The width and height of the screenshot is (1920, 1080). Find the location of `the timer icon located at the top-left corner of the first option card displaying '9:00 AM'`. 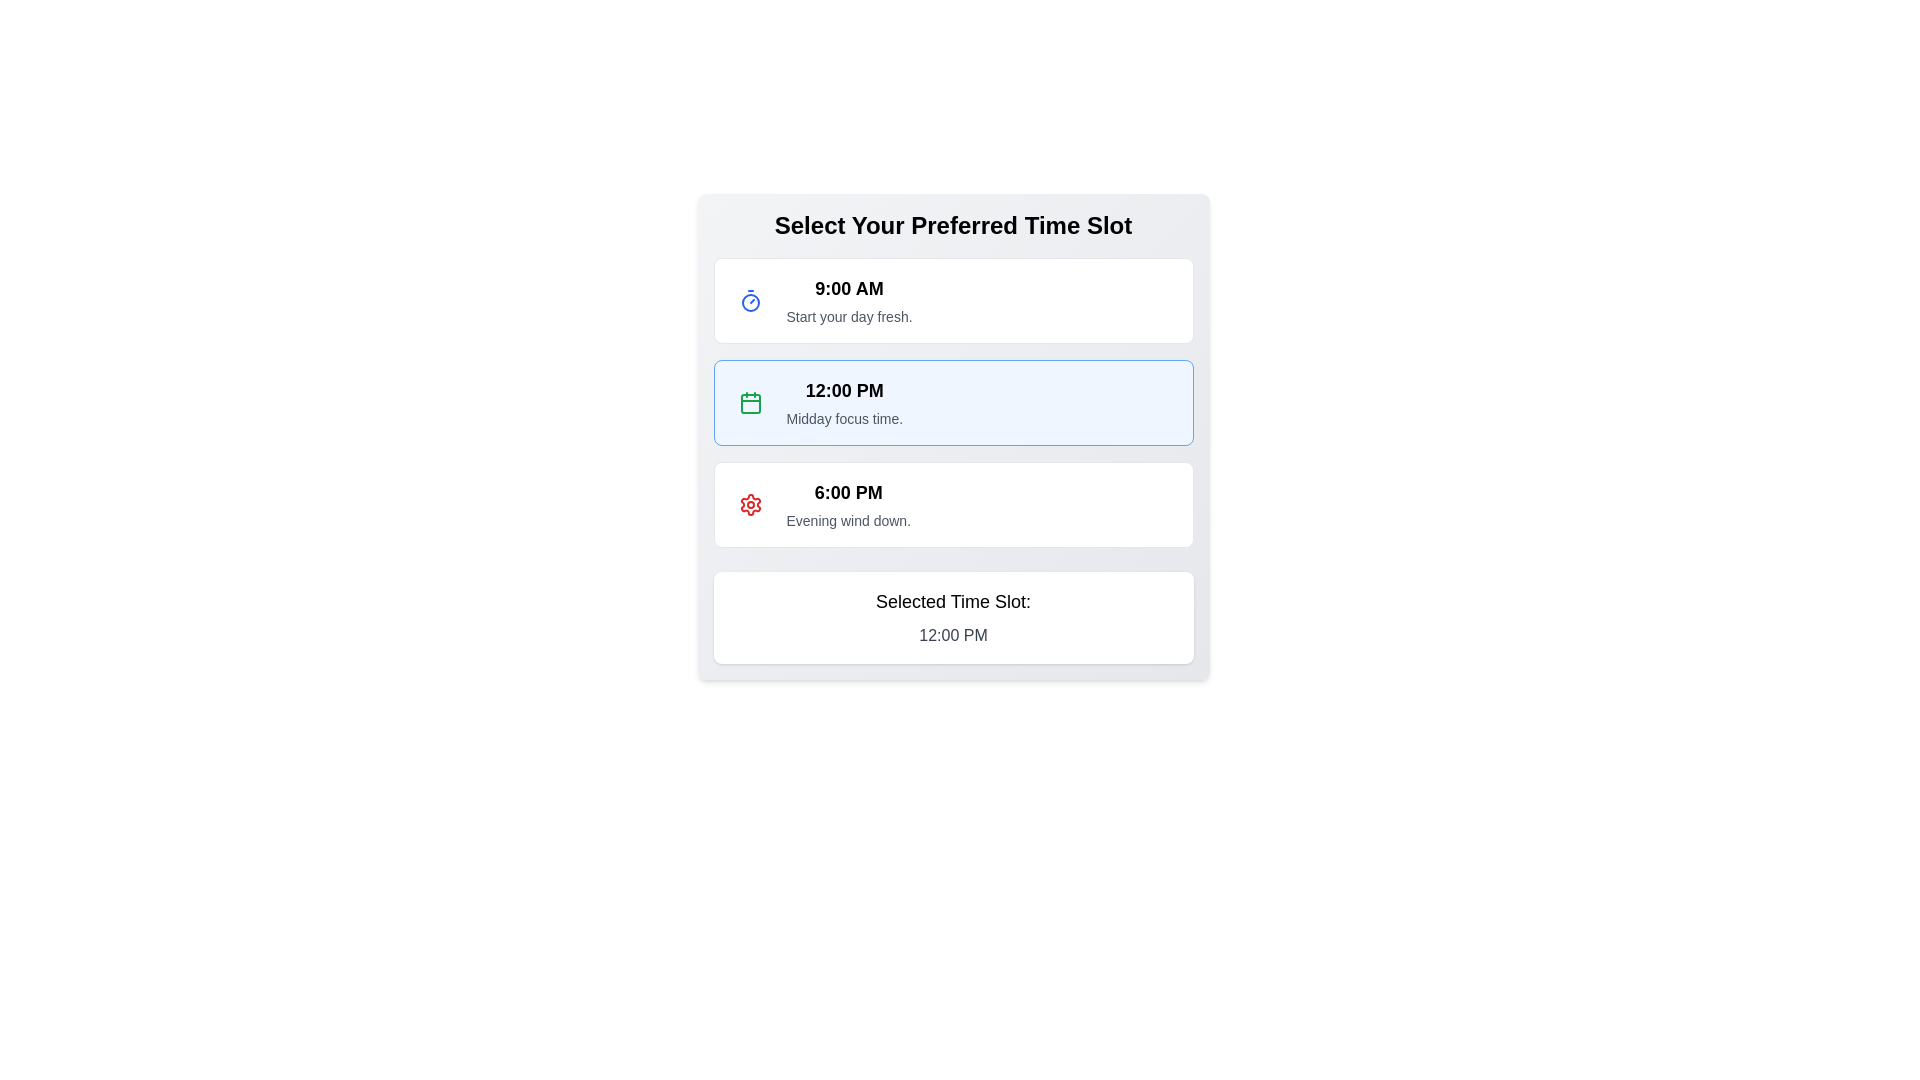

the timer icon located at the top-left corner of the first option card displaying '9:00 AM' is located at coordinates (749, 300).